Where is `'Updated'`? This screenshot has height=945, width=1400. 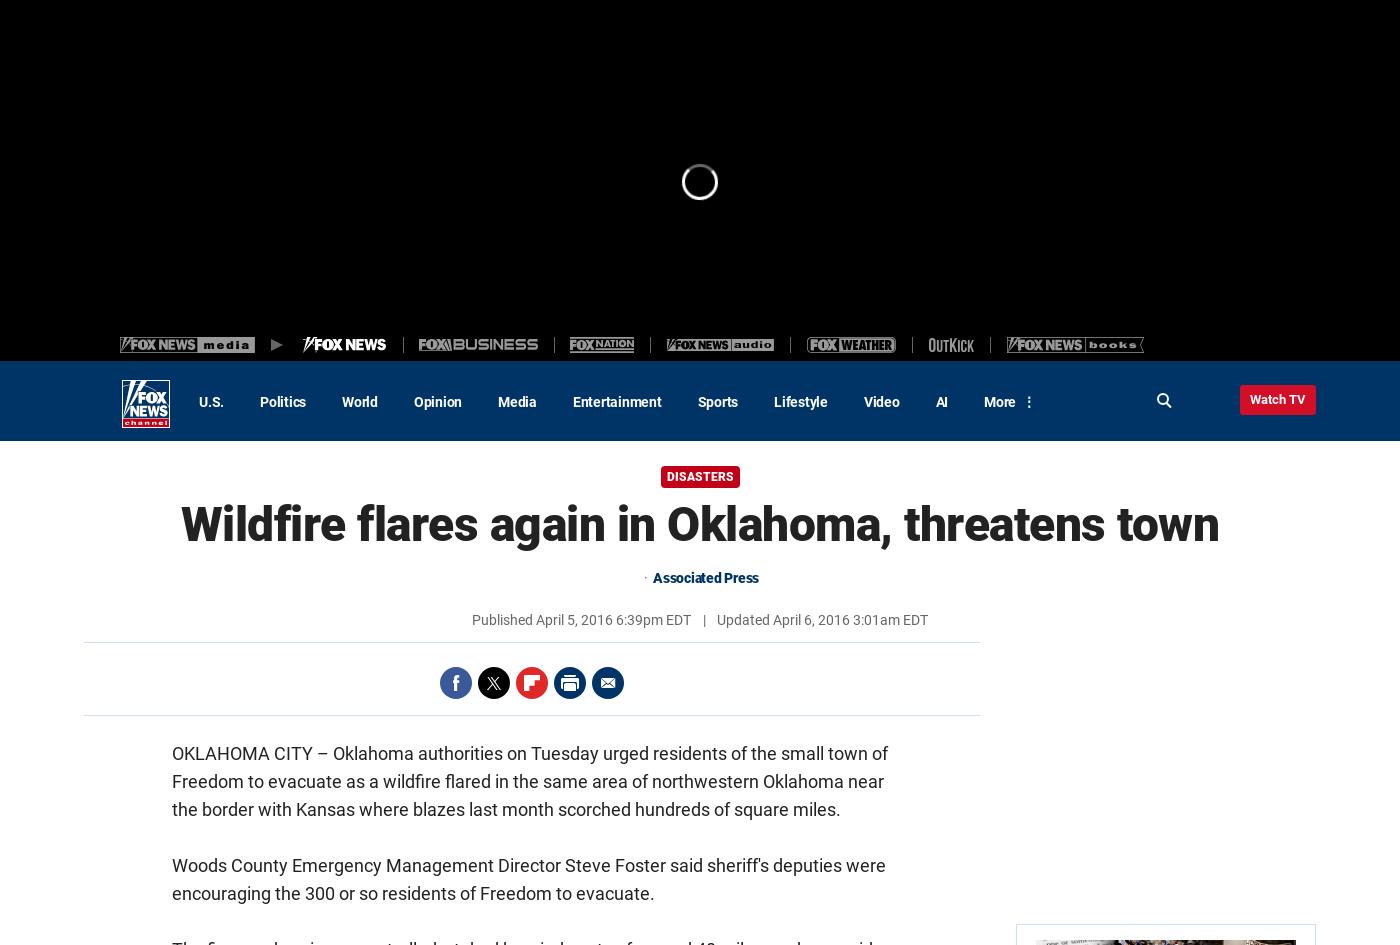
'Updated' is located at coordinates (743, 619).